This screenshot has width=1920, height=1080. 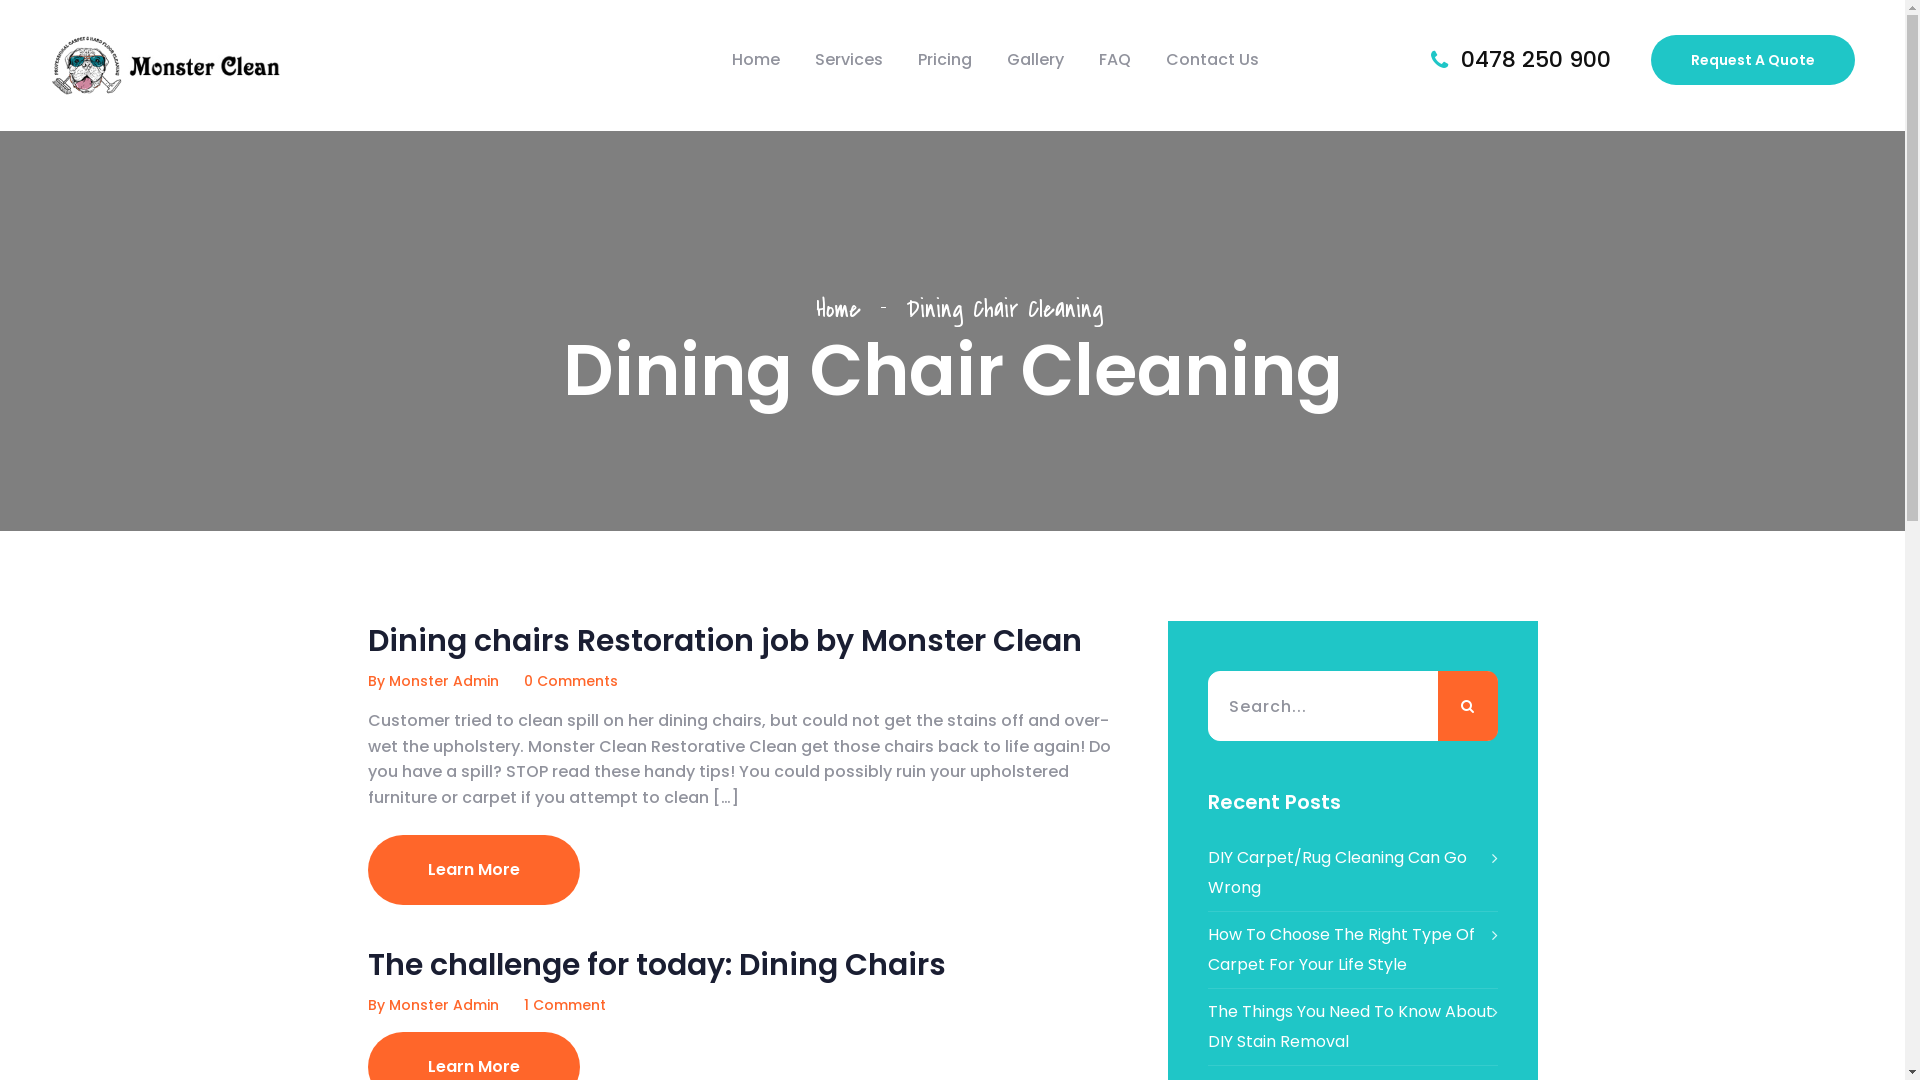 What do you see at coordinates (1166, 59) in the screenshot?
I see `'Contact Us'` at bounding box center [1166, 59].